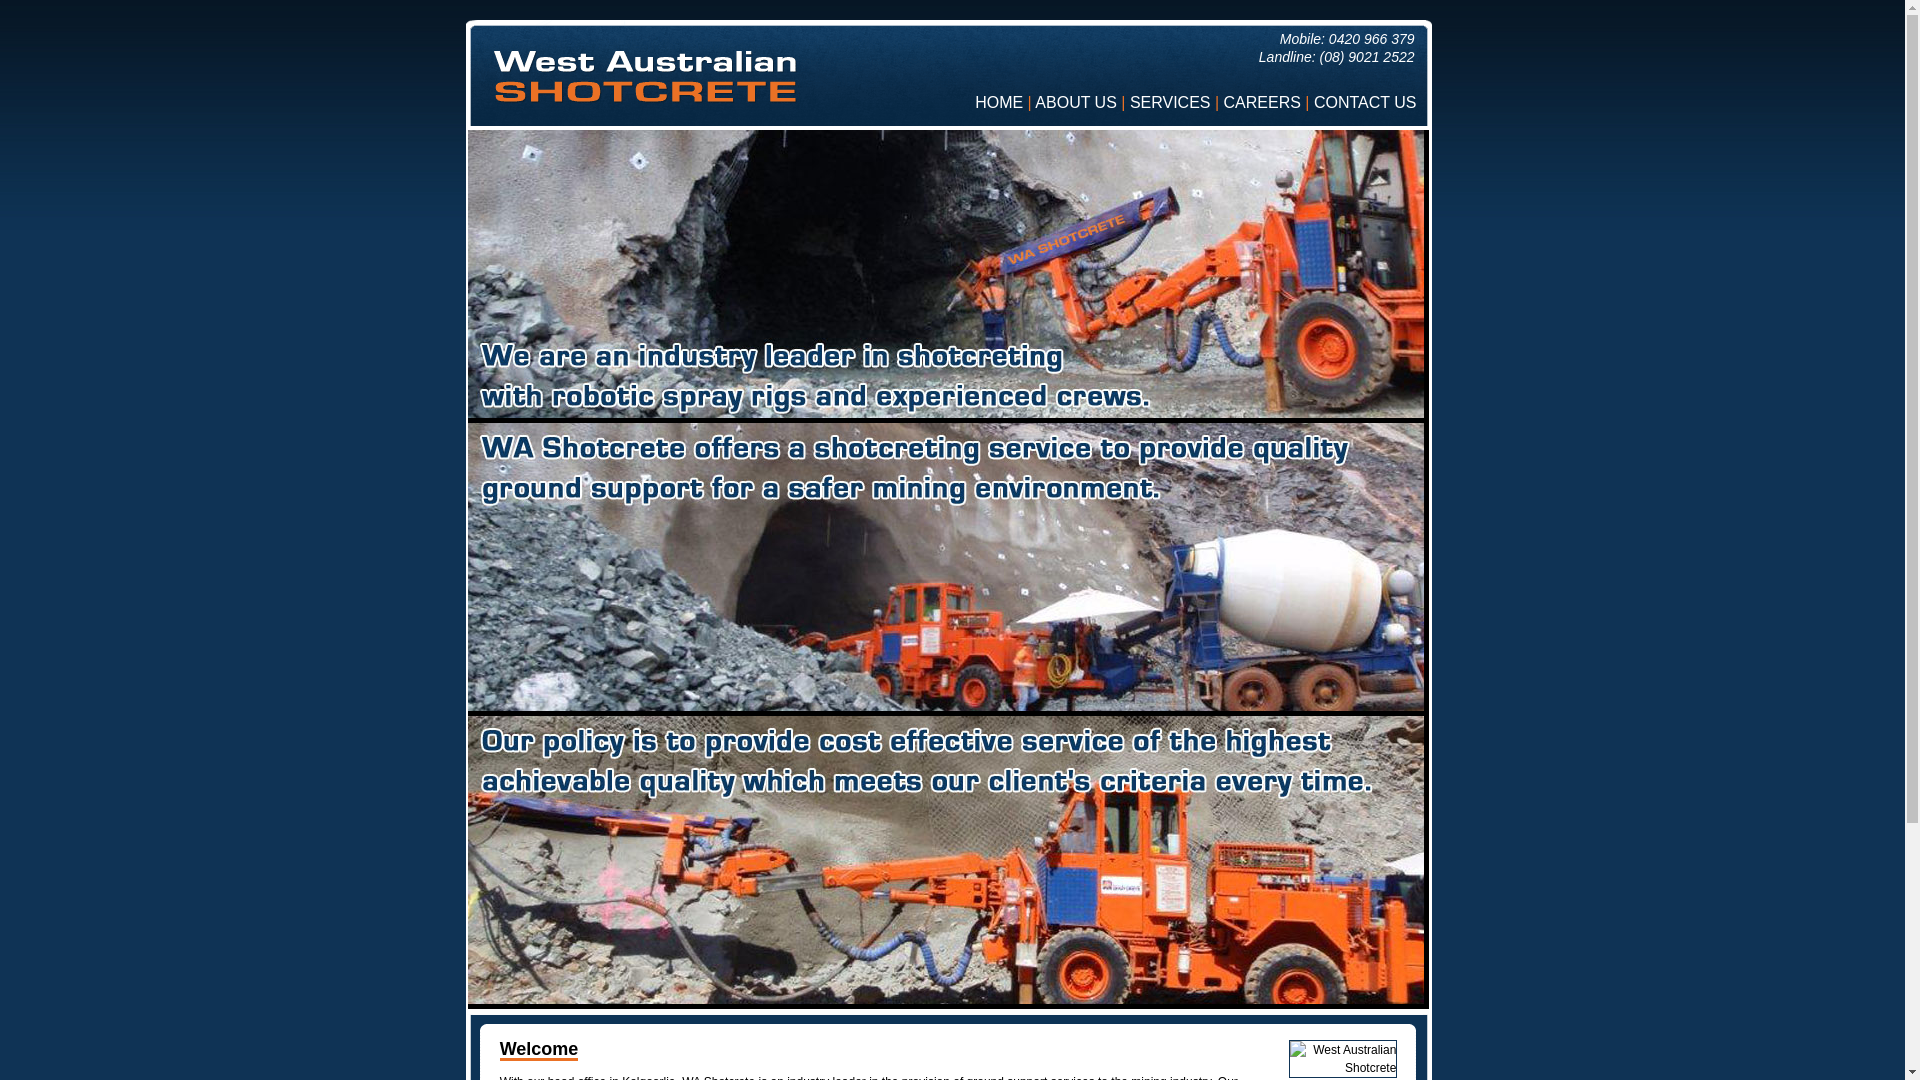  What do you see at coordinates (1170, 102) in the screenshot?
I see `'SERVICES'` at bounding box center [1170, 102].